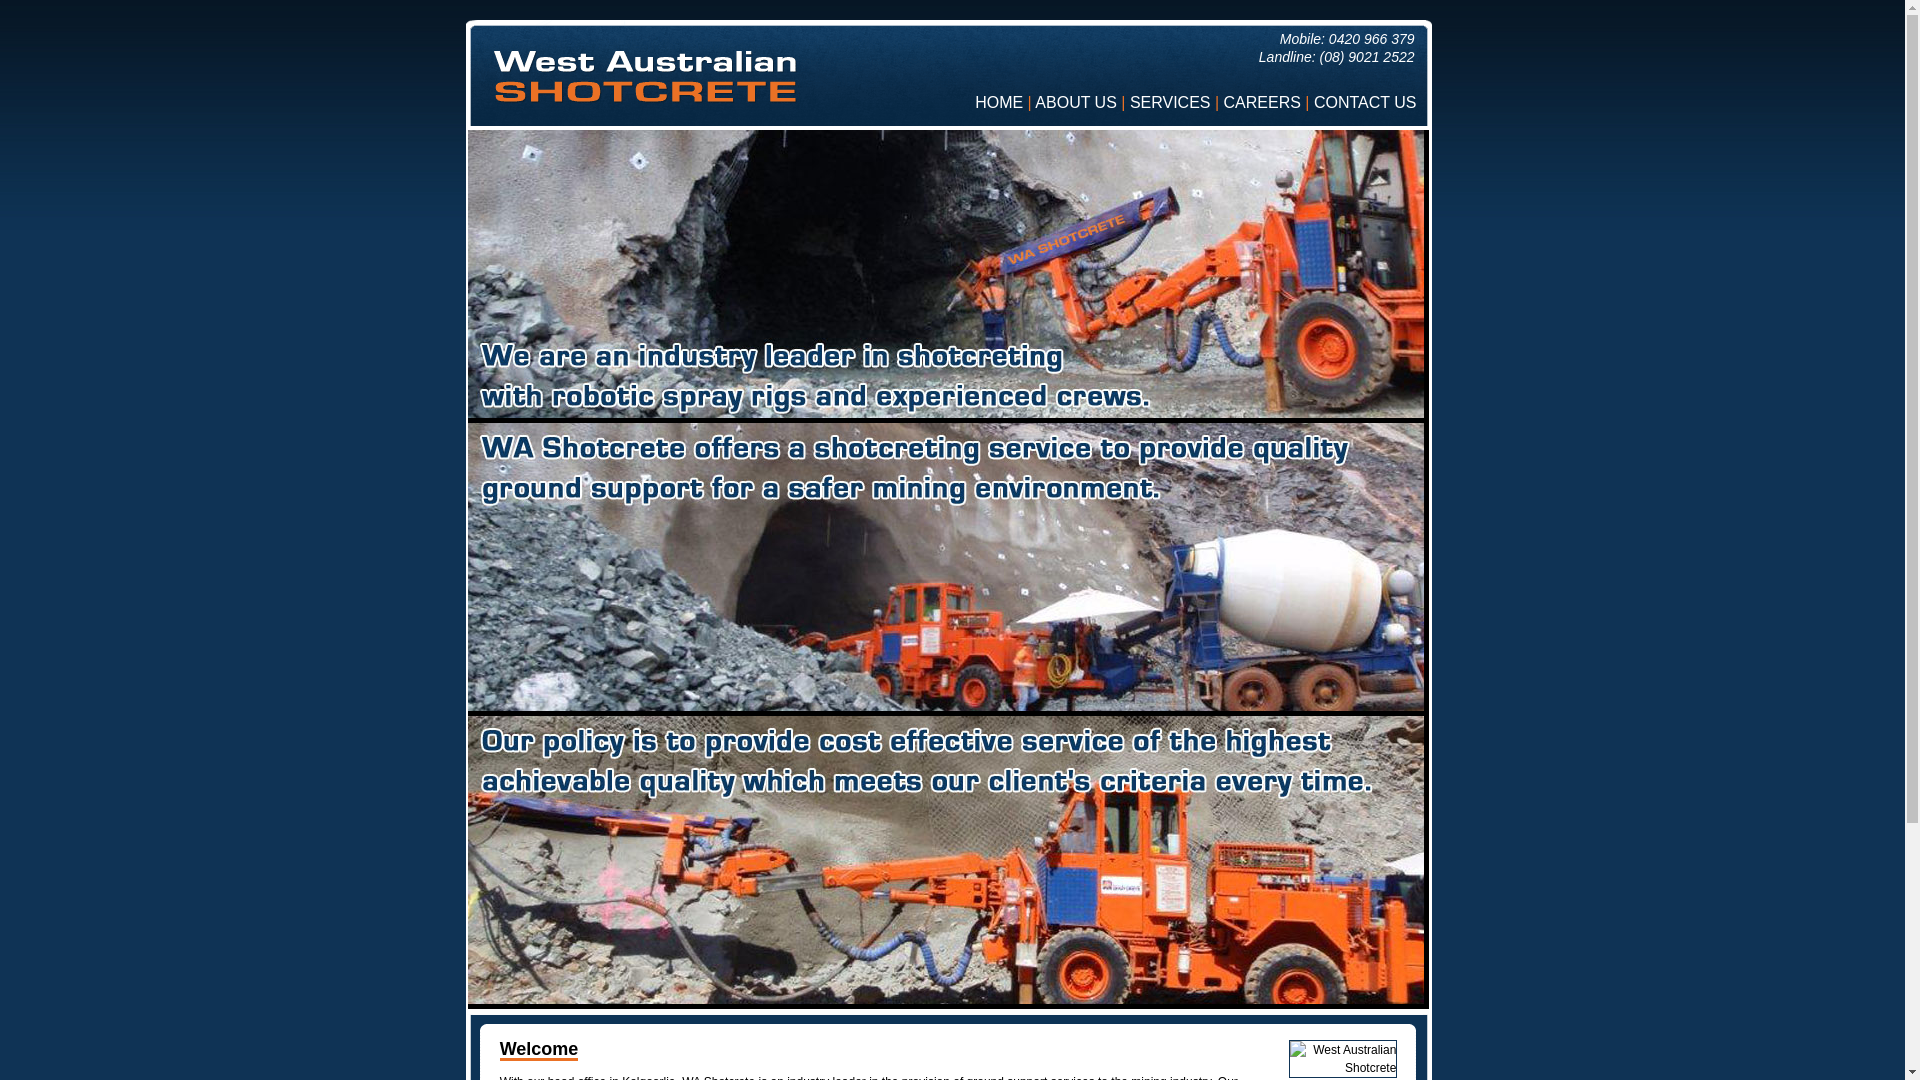  What do you see at coordinates (1170, 102) in the screenshot?
I see `'SERVICES'` at bounding box center [1170, 102].